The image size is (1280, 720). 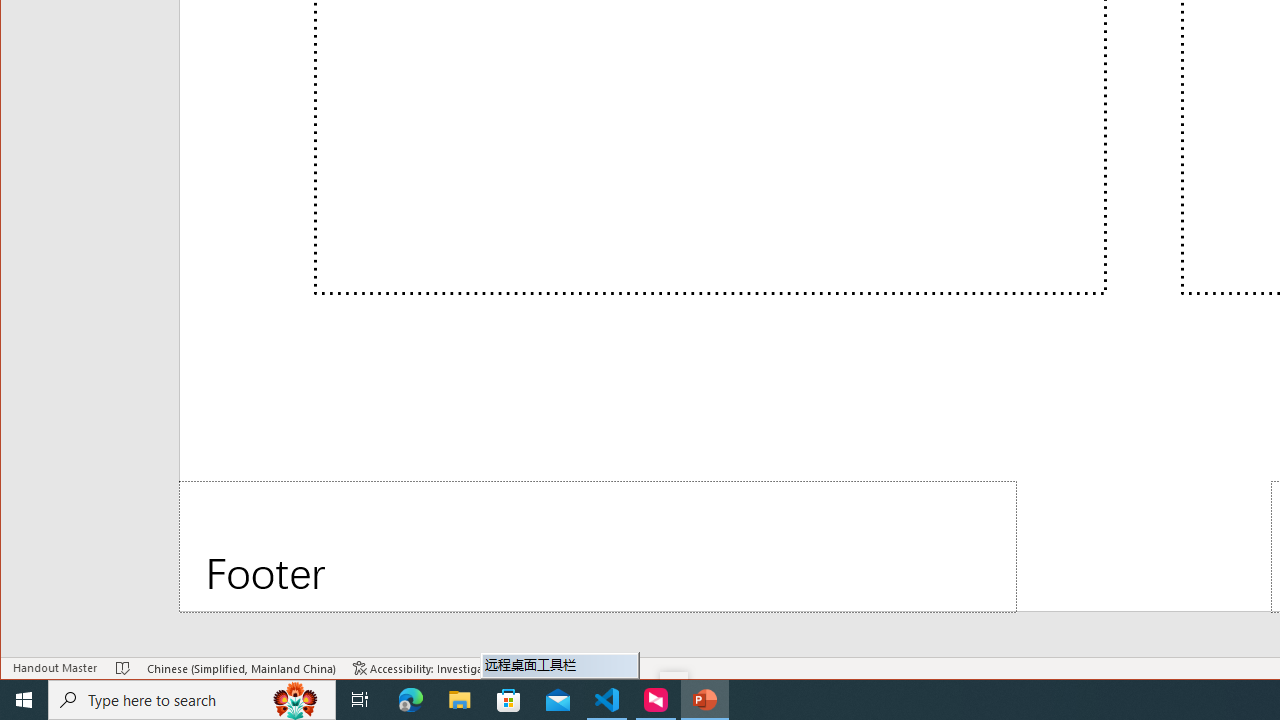 I want to click on 'Spell Check No Errors', so click(x=122, y=668).